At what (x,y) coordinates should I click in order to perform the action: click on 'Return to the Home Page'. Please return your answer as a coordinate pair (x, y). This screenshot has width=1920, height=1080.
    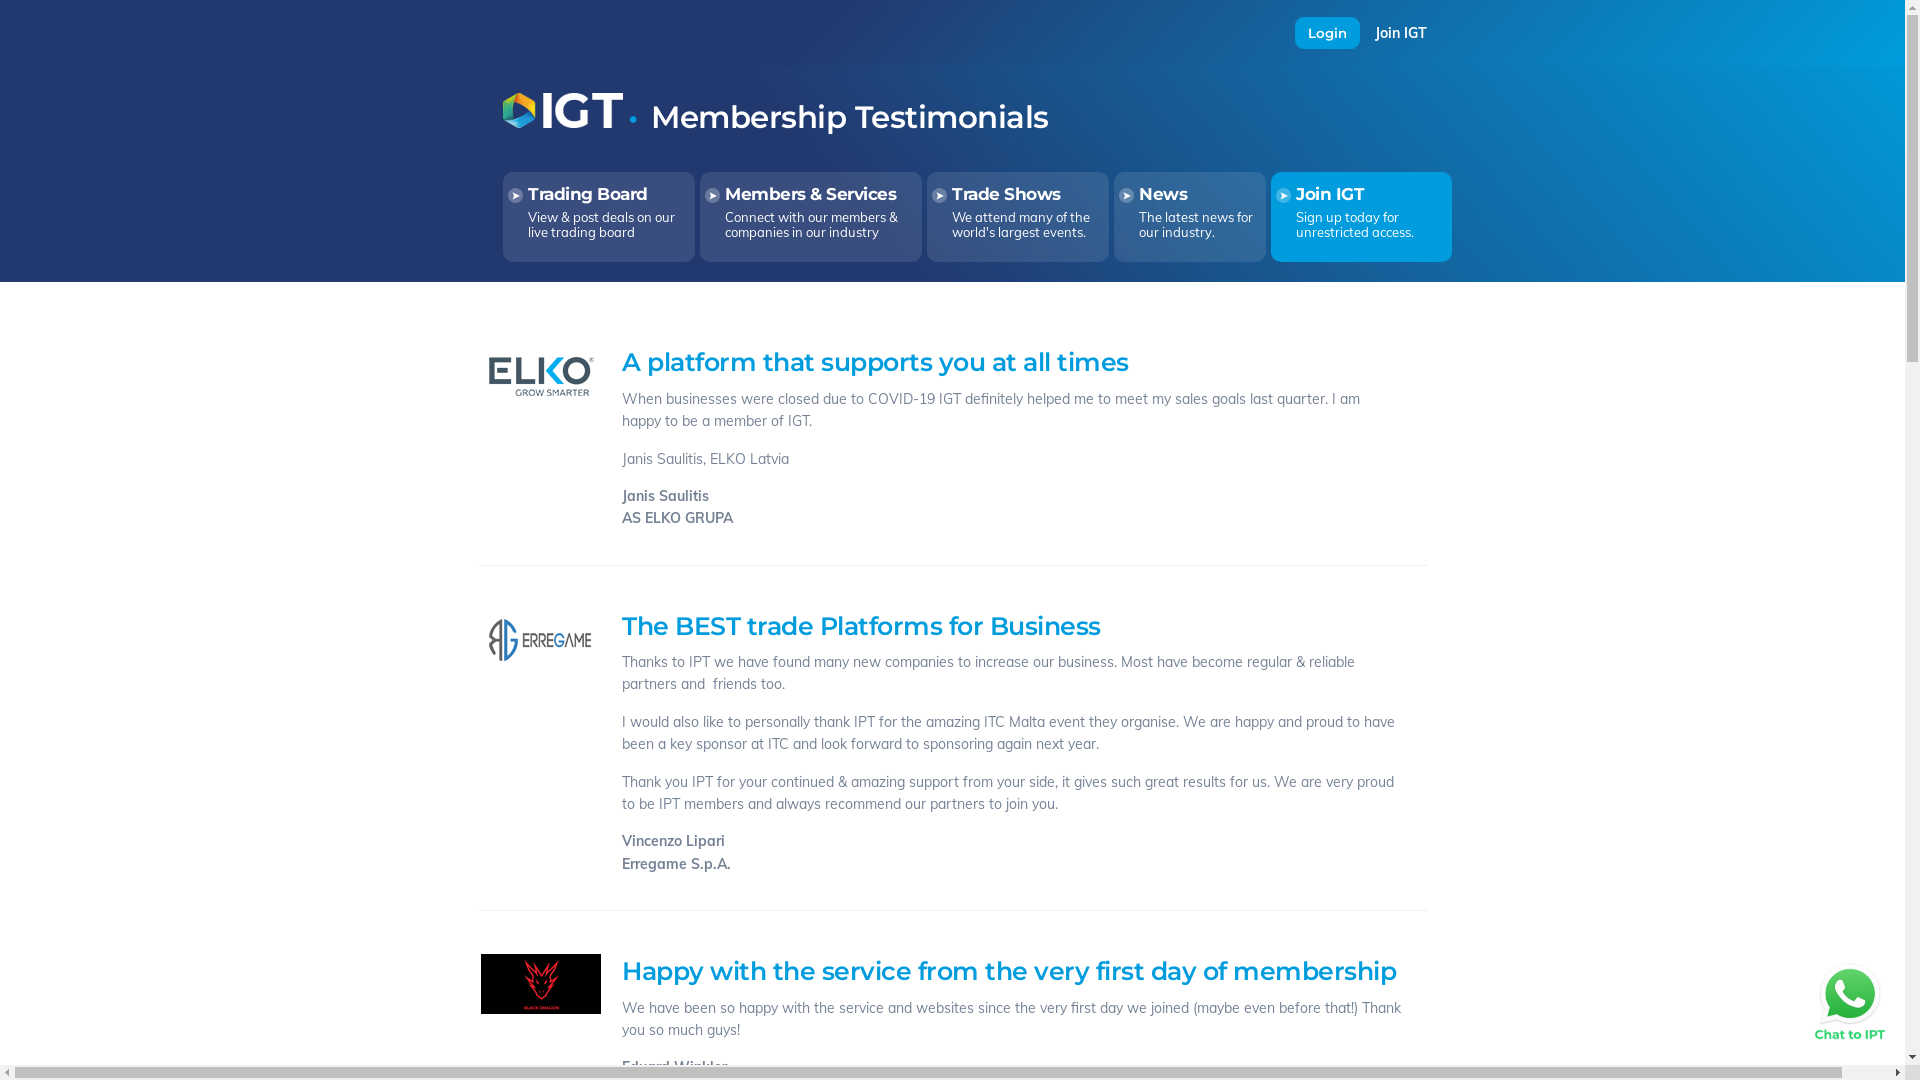
    Looking at the image, I should click on (561, 123).